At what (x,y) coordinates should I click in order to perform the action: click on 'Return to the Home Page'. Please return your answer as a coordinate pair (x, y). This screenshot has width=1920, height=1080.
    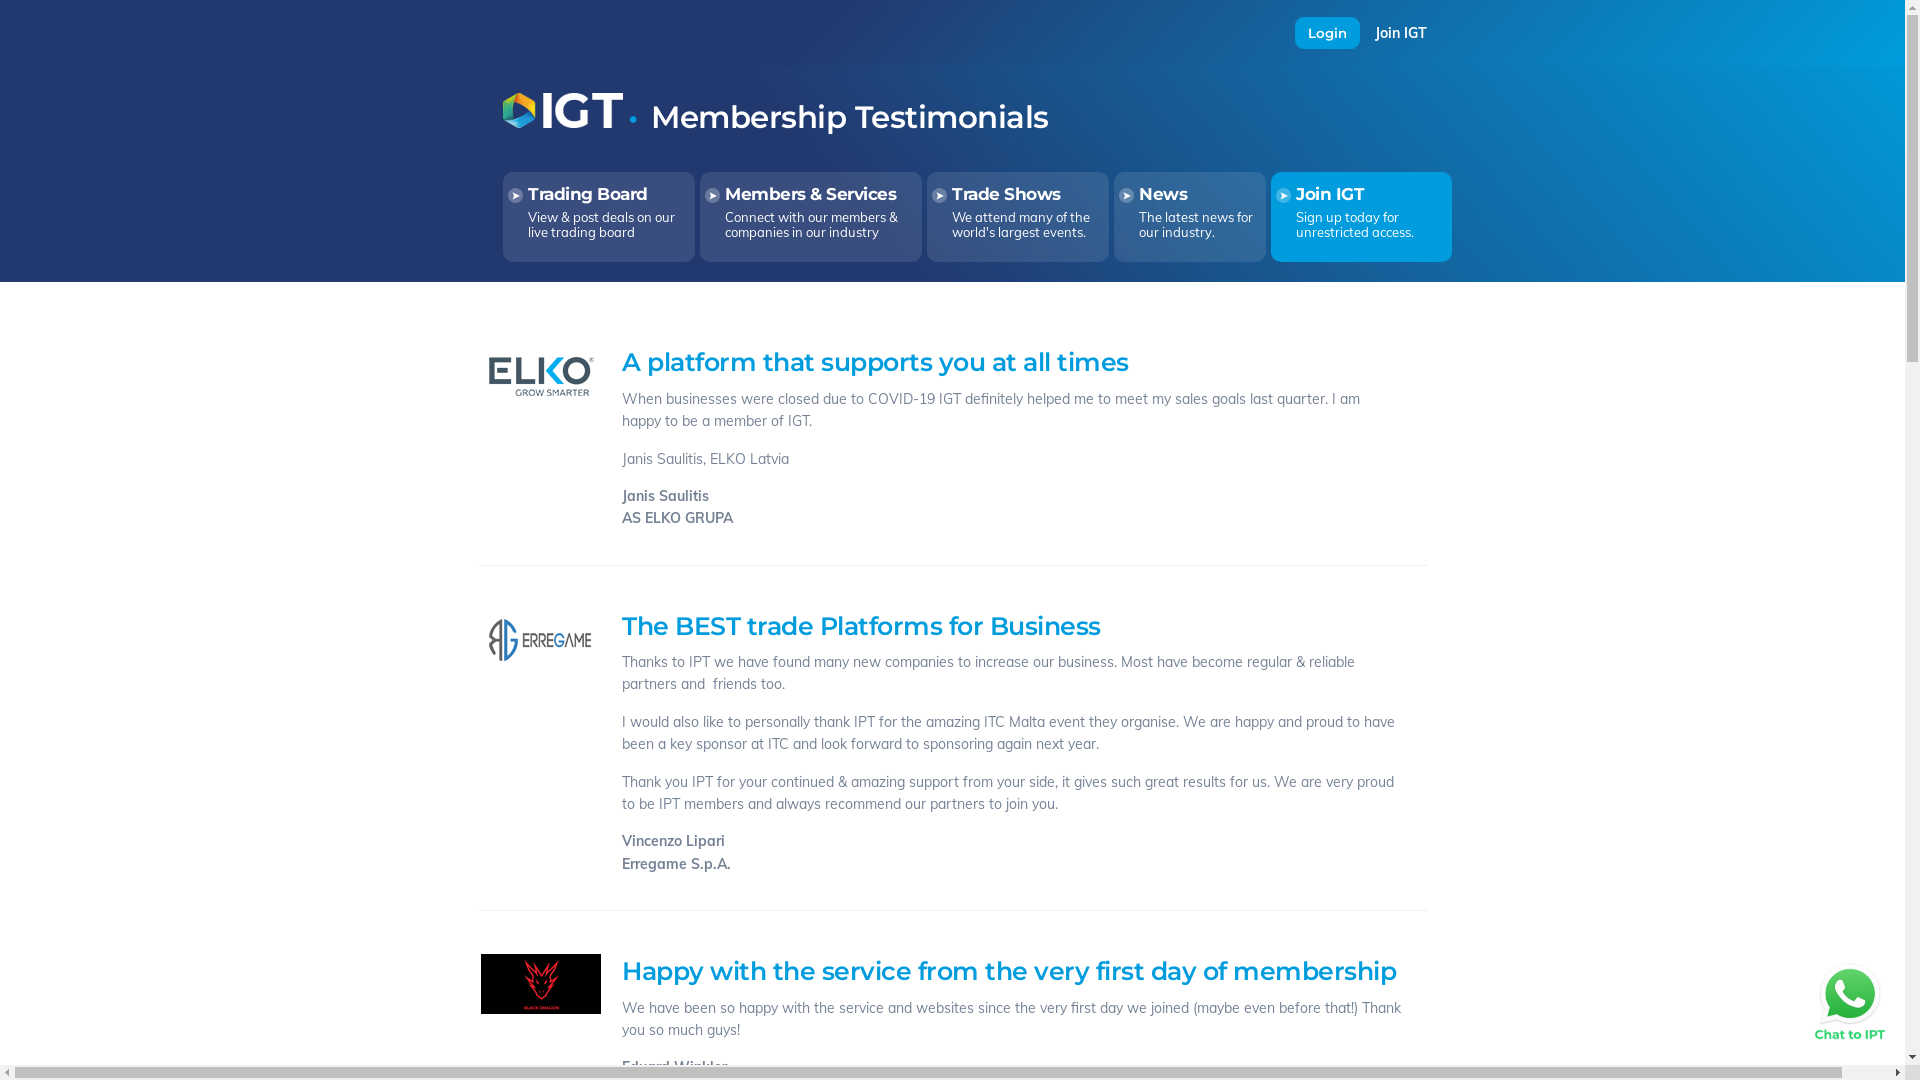
    Looking at the image, I should click on (561, 123).